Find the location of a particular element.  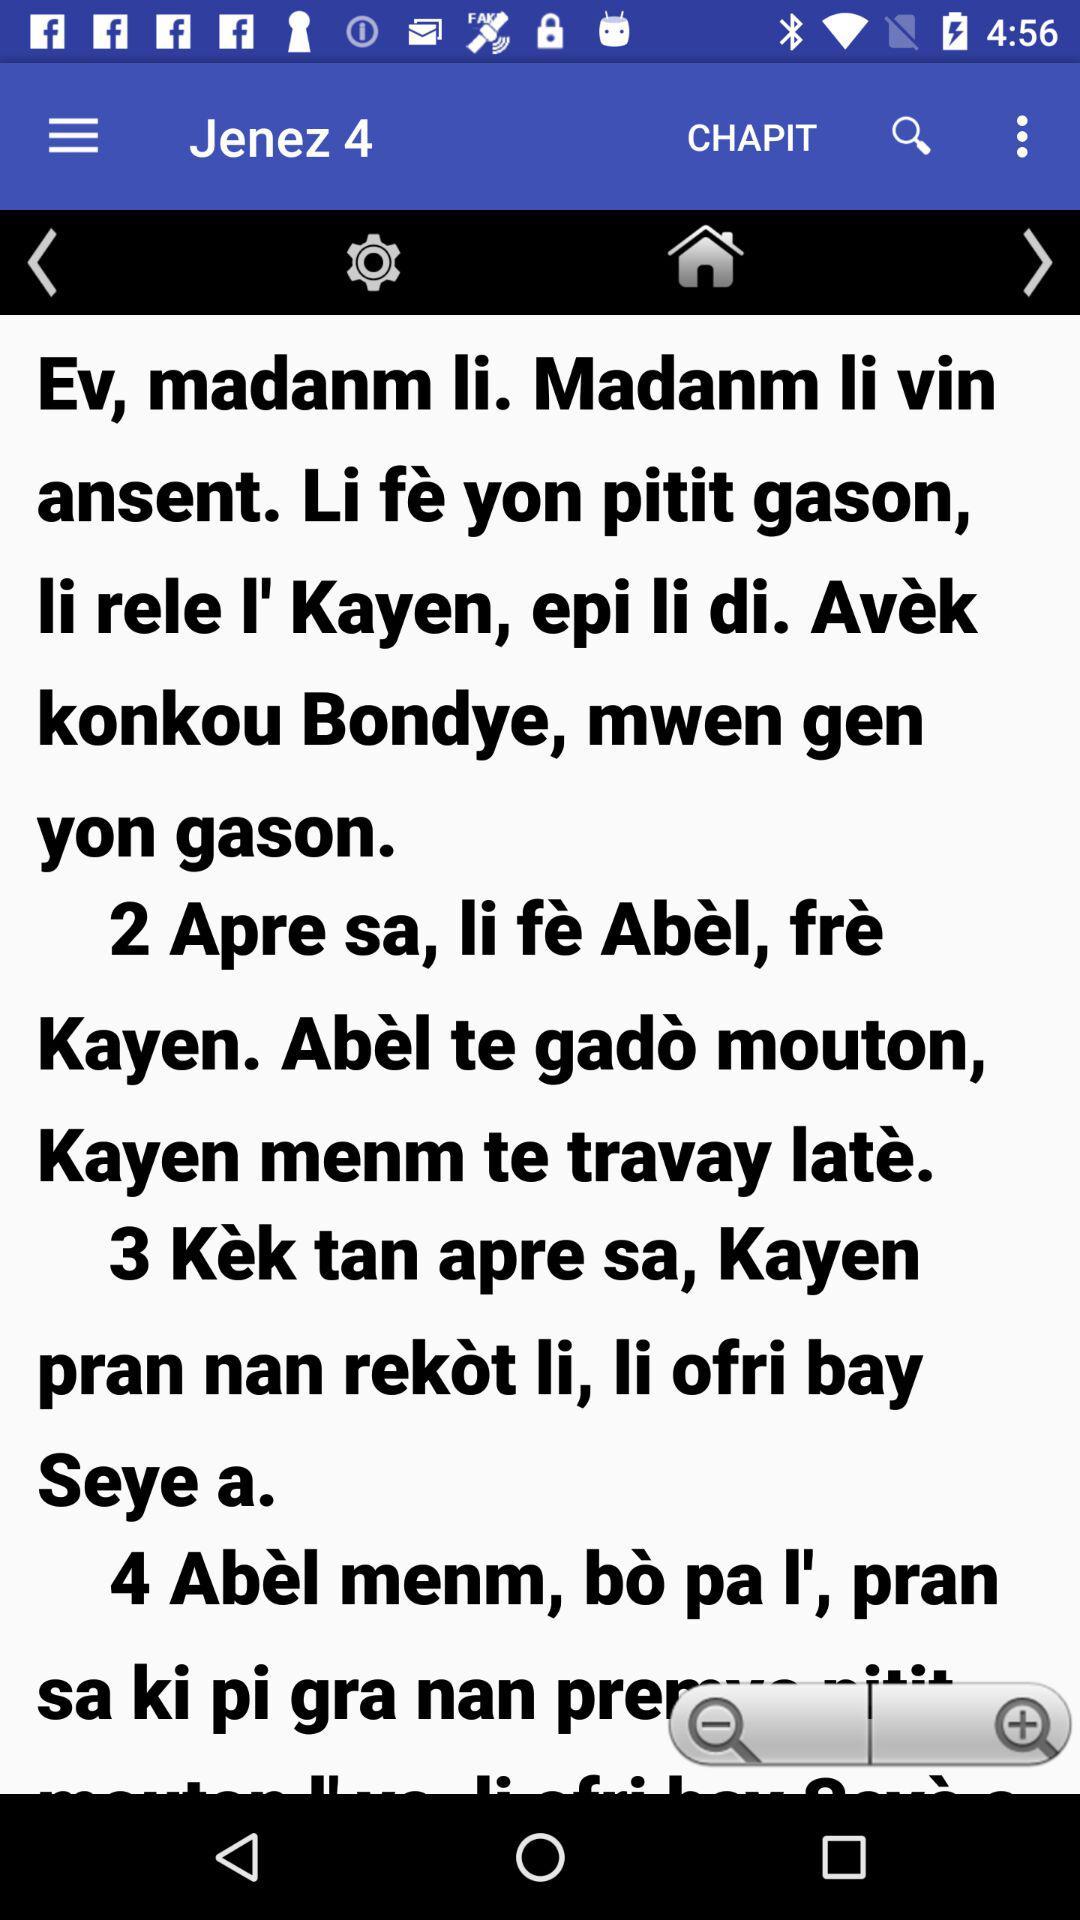

the arrow_forward icon is located at coordinates (1036, 261).